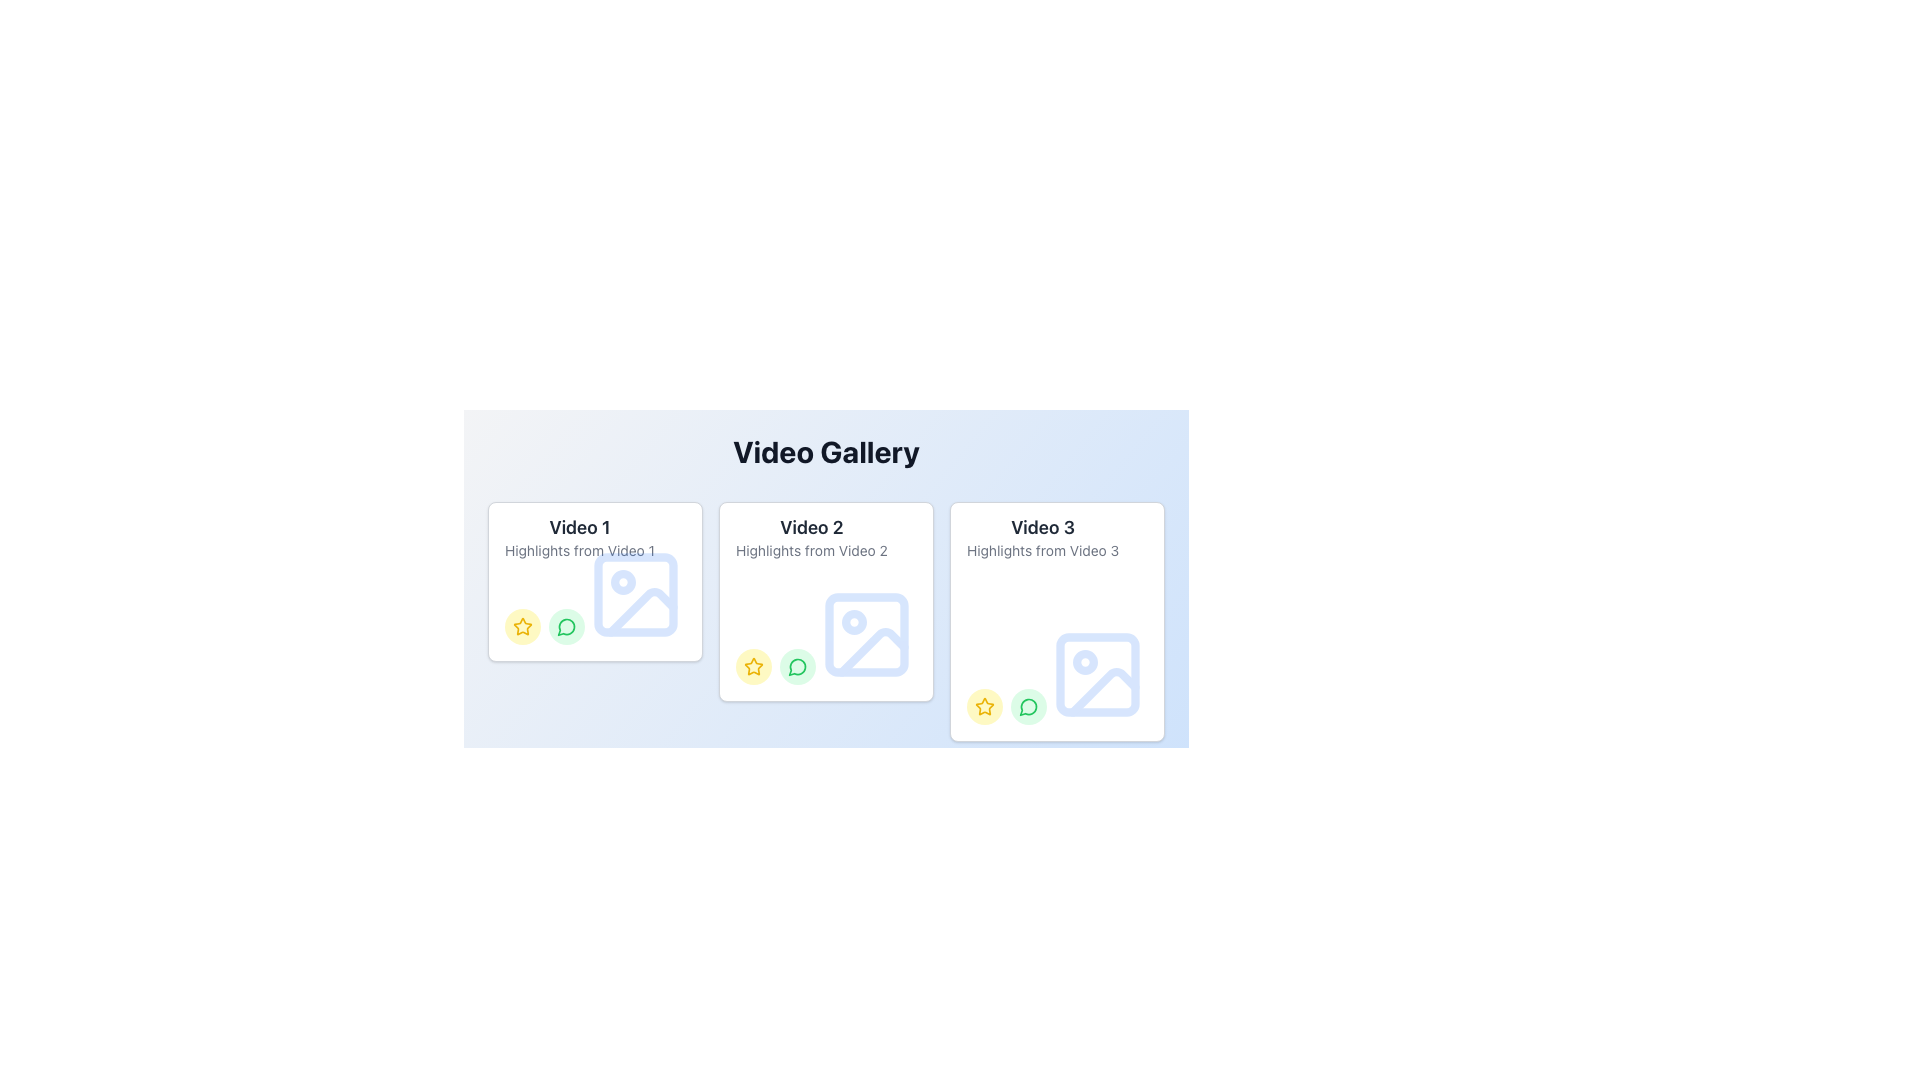  I want to click on the circular messaging icon with a green background and speech bubble shape located below the 'Video 1' card in the 'Video Gallery' section, to the right of the yellow star icon, so click(565, 626).